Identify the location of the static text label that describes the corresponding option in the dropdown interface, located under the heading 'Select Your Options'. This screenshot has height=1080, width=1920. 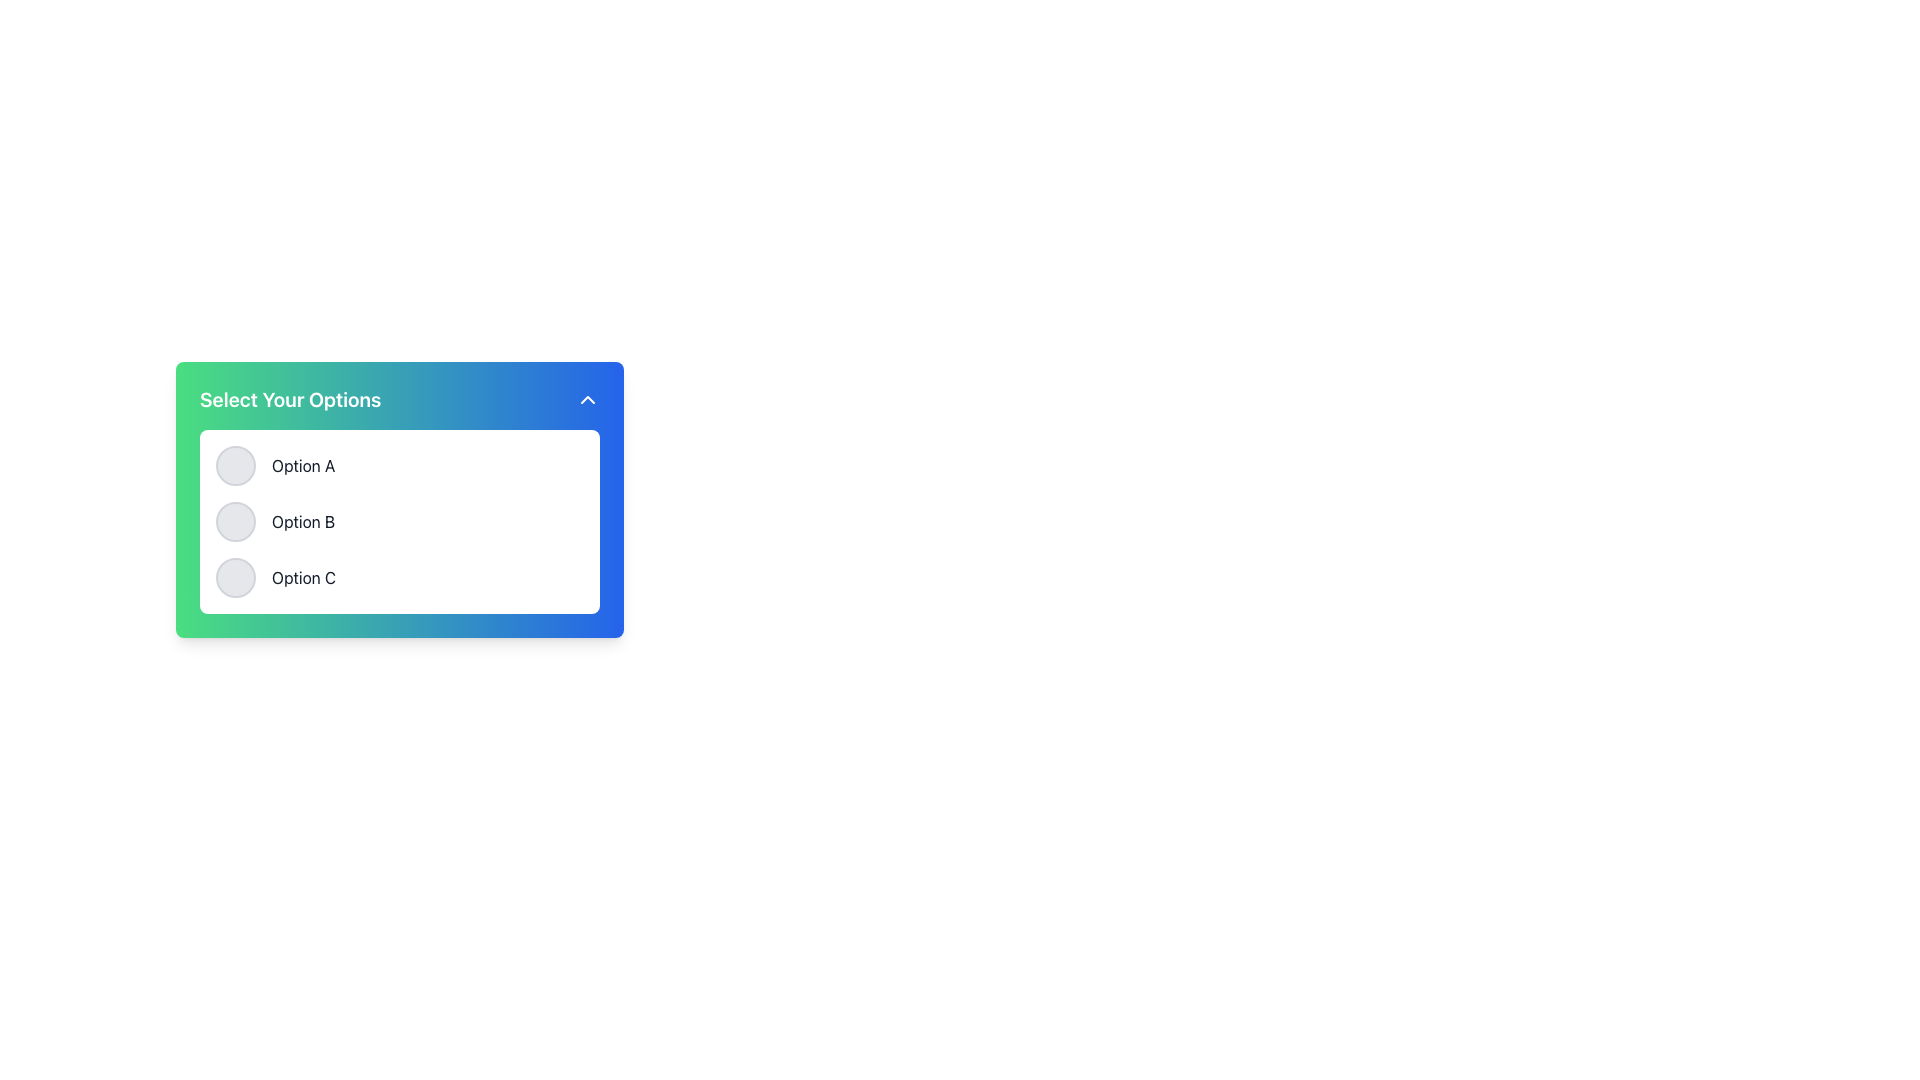
(302, 466).